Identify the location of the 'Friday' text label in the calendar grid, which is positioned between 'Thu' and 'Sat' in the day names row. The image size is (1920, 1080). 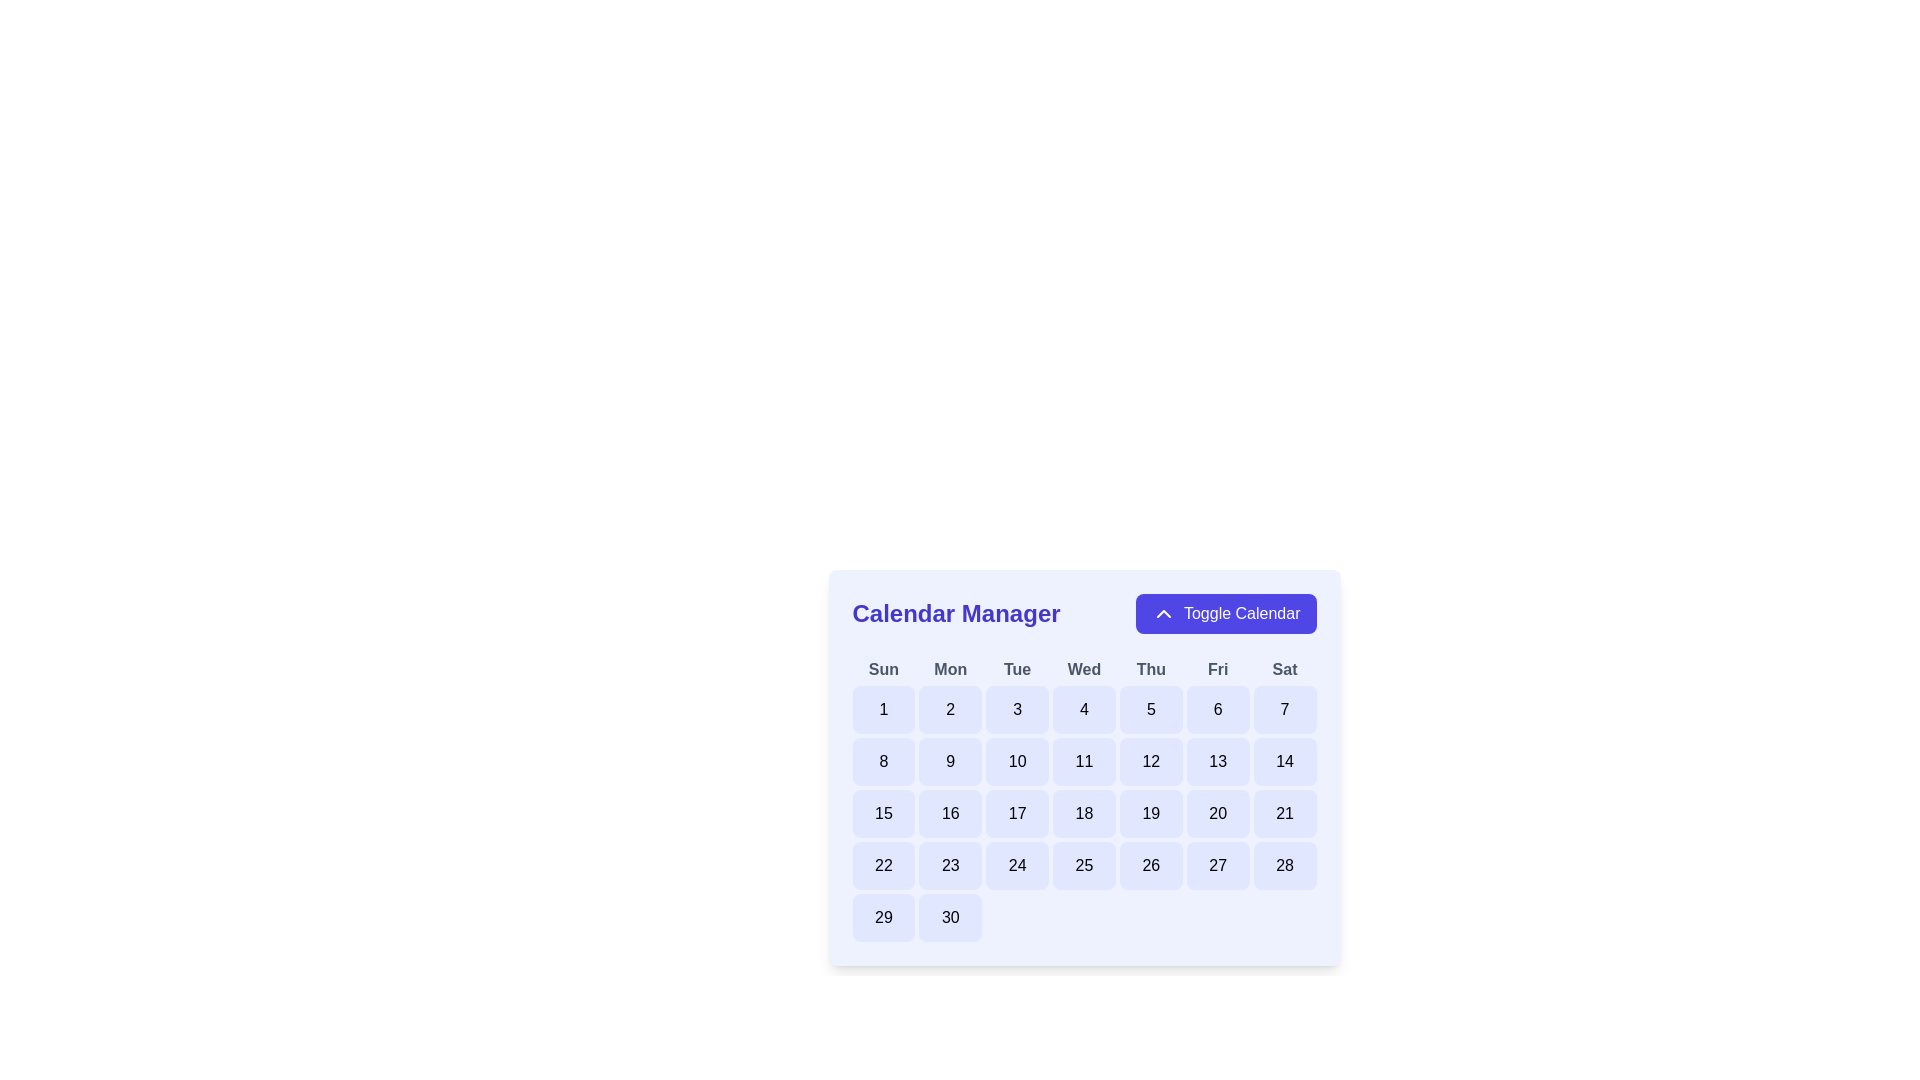
(1217, 670).